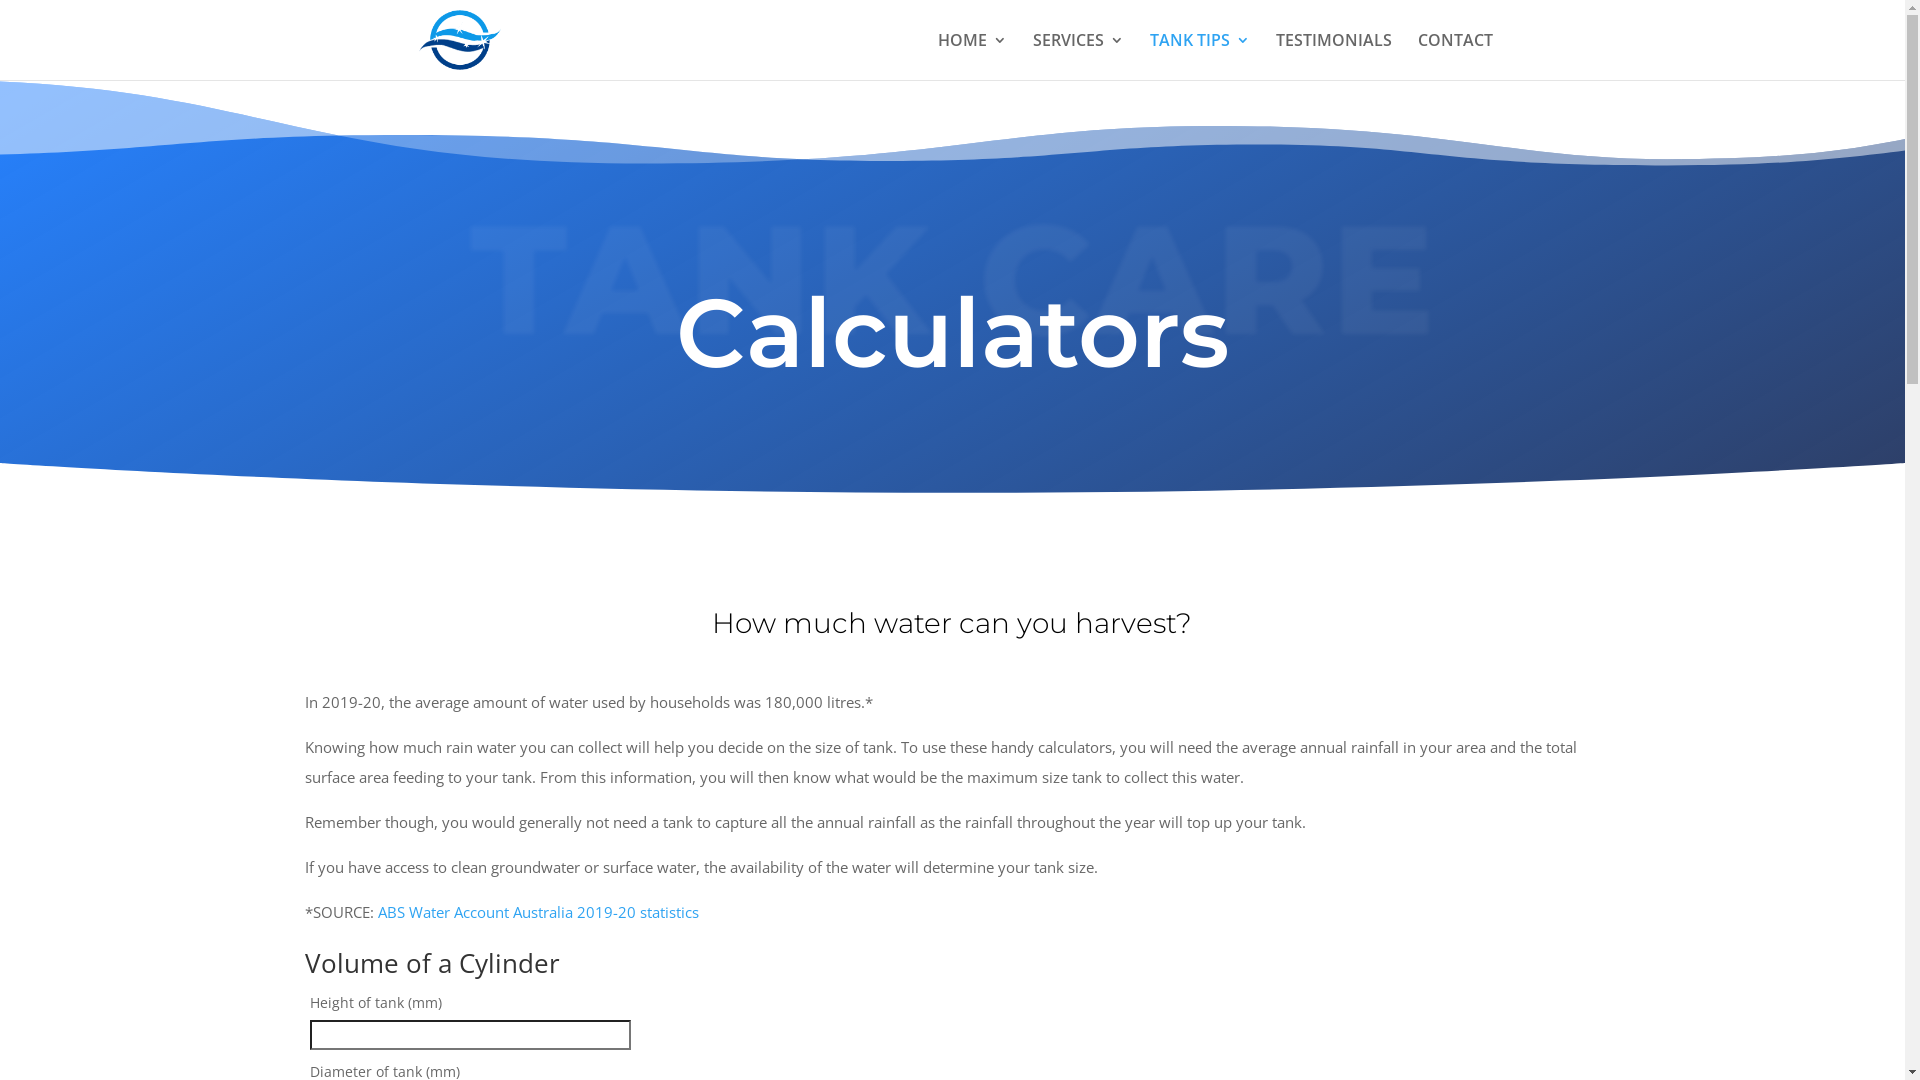 The height and width of the screenshot is (1080, 1920). What do you see at coordinates (1334, 55) in the screenshot?
I see `'TESTIMONIALS'` at bounding box center [1334, 55].